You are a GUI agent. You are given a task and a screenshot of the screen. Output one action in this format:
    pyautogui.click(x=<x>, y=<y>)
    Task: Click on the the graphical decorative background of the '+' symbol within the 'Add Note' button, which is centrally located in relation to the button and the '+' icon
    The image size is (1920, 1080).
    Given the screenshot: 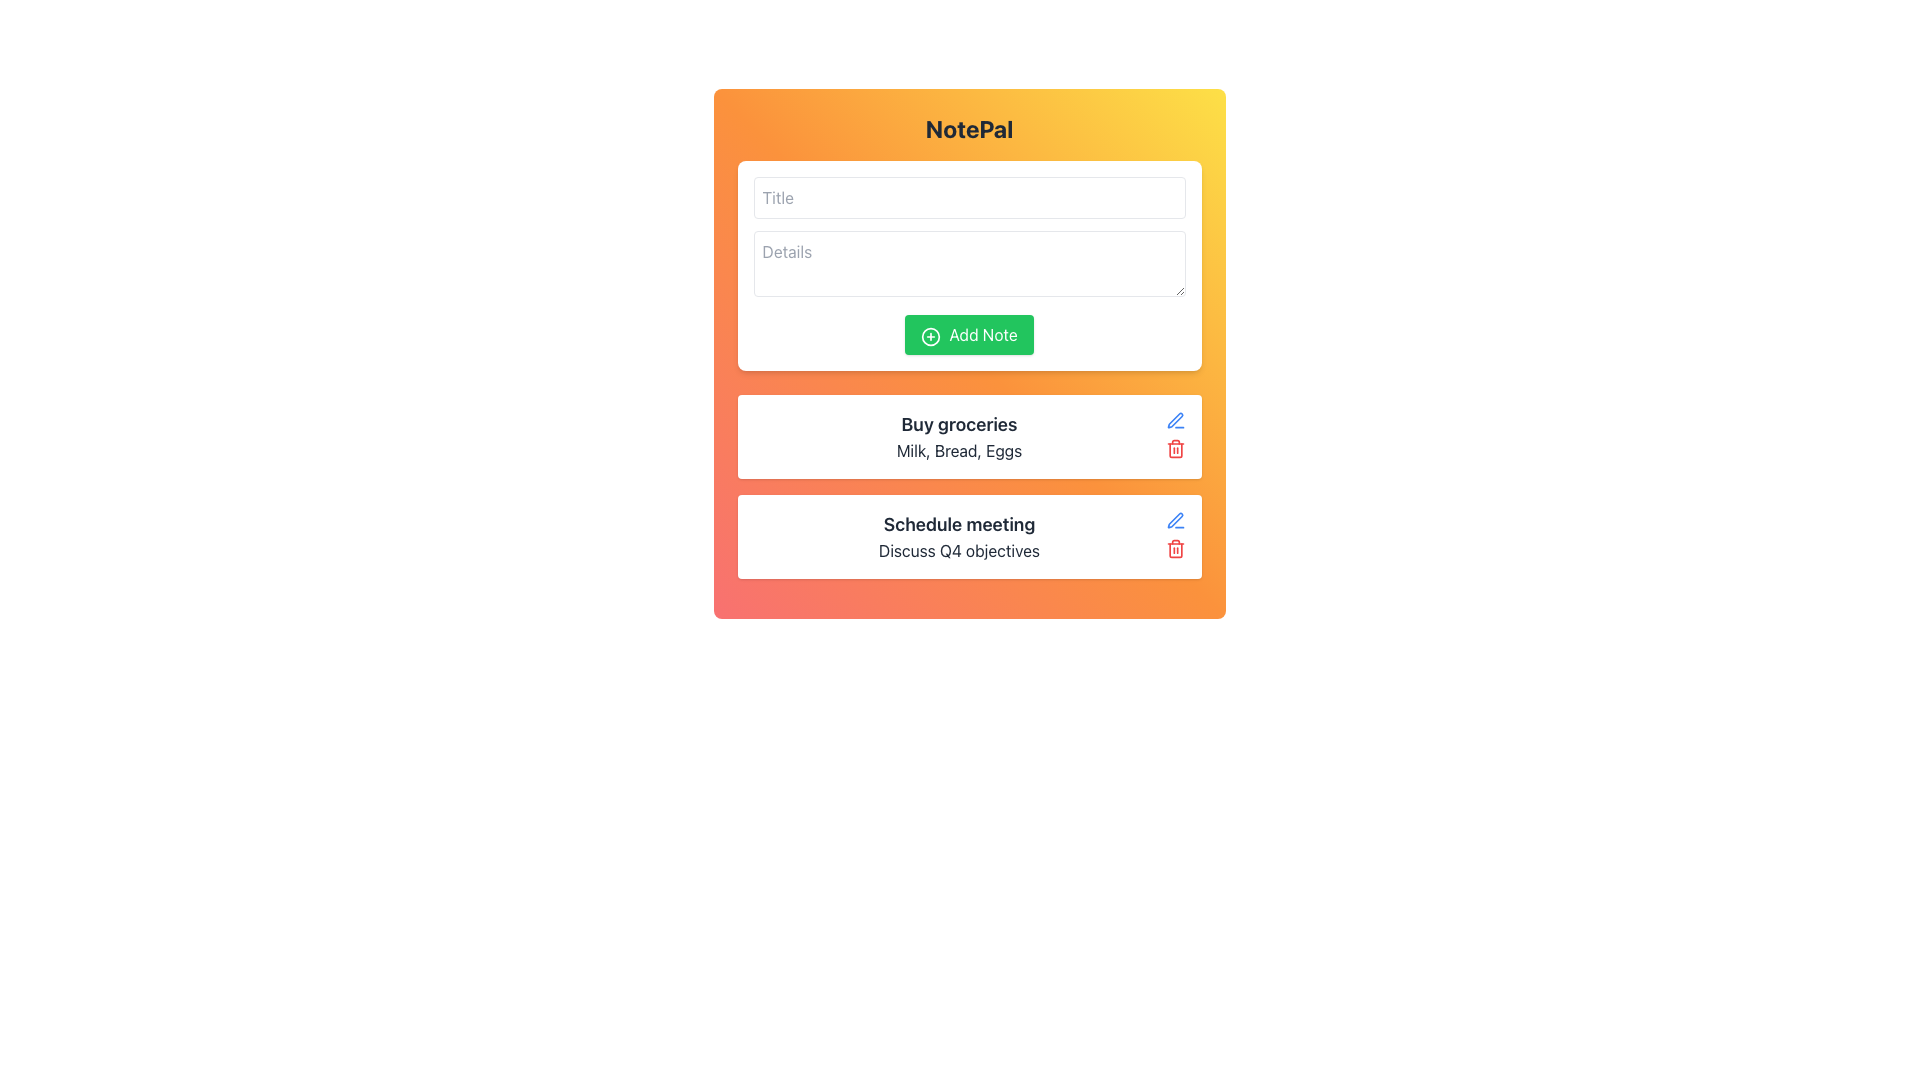 What is the action you would take?
    pyautogui.click(x=930, y=335)
    